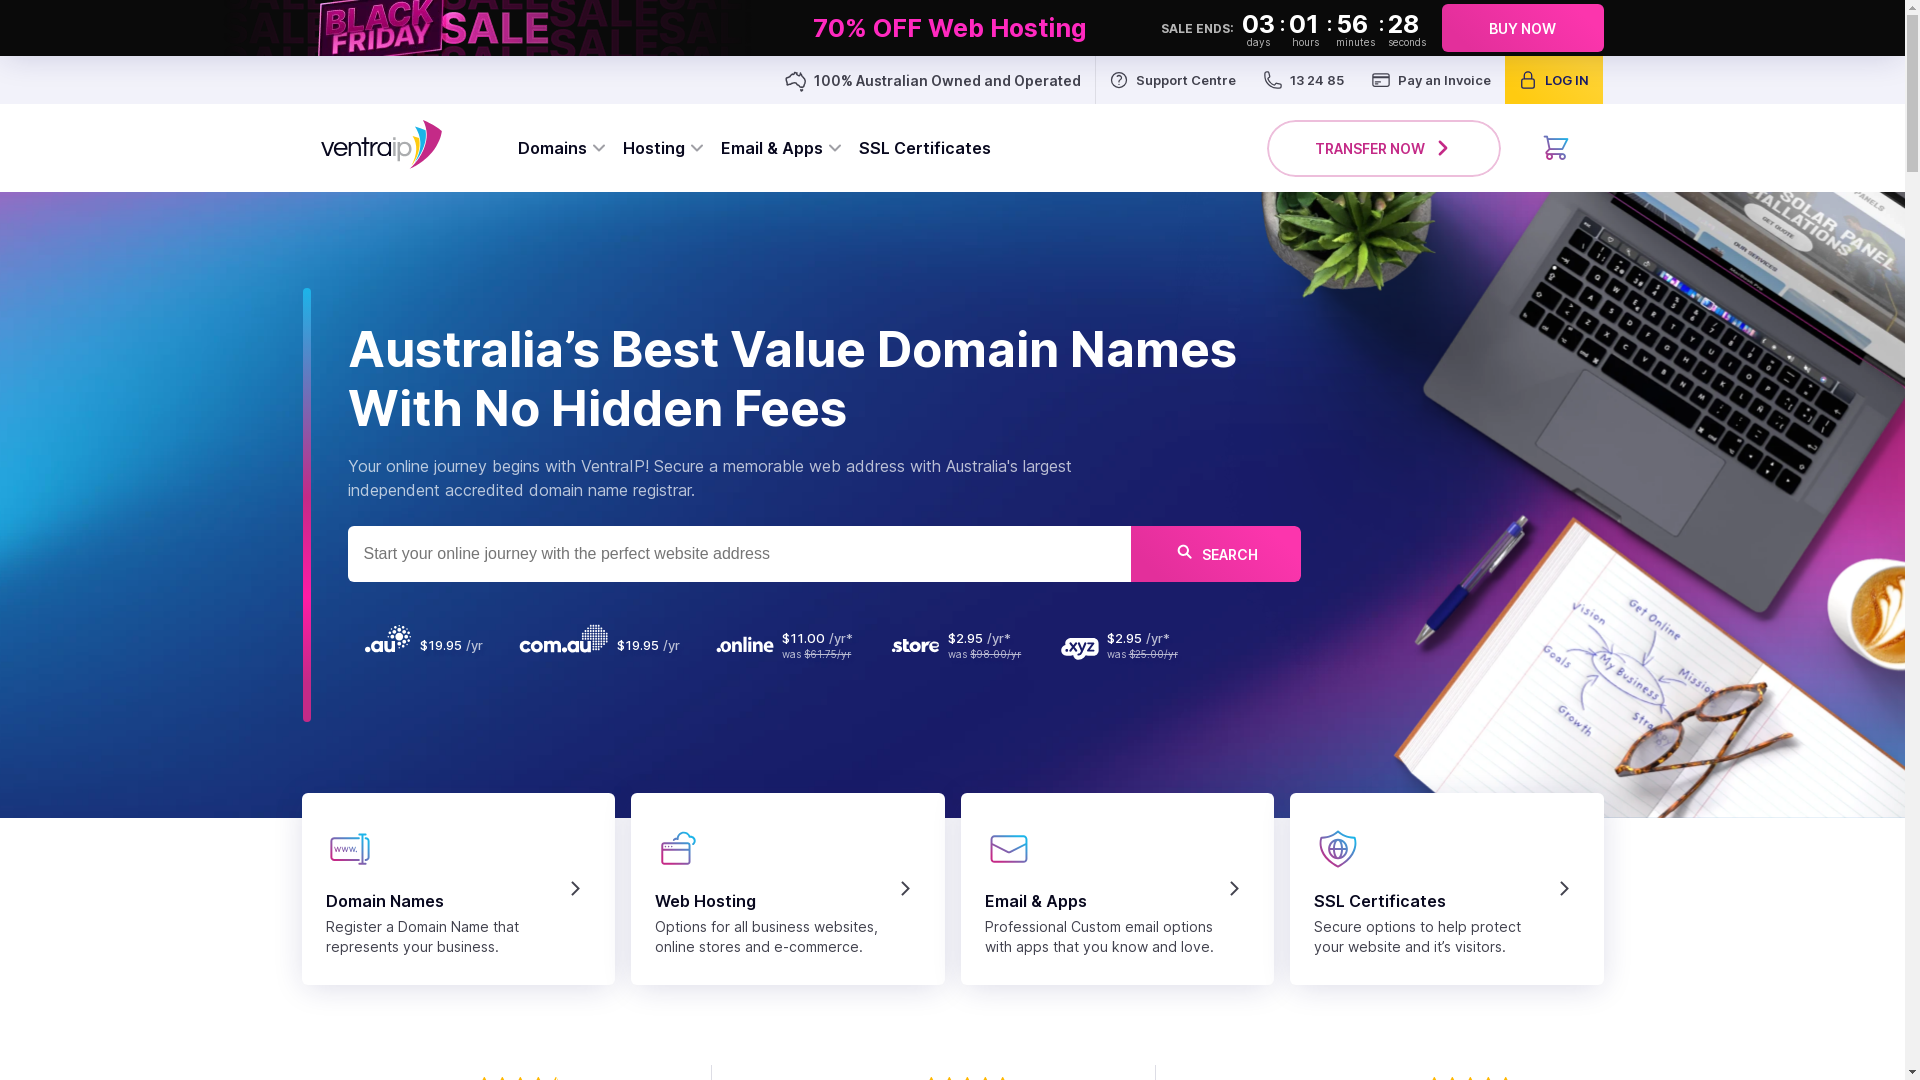 This screenshot has height=1080, width=1920. What do you see at coordinates (1338, 848) in the screenshot?
I see `'security'` at bounding box center [1338, 848].